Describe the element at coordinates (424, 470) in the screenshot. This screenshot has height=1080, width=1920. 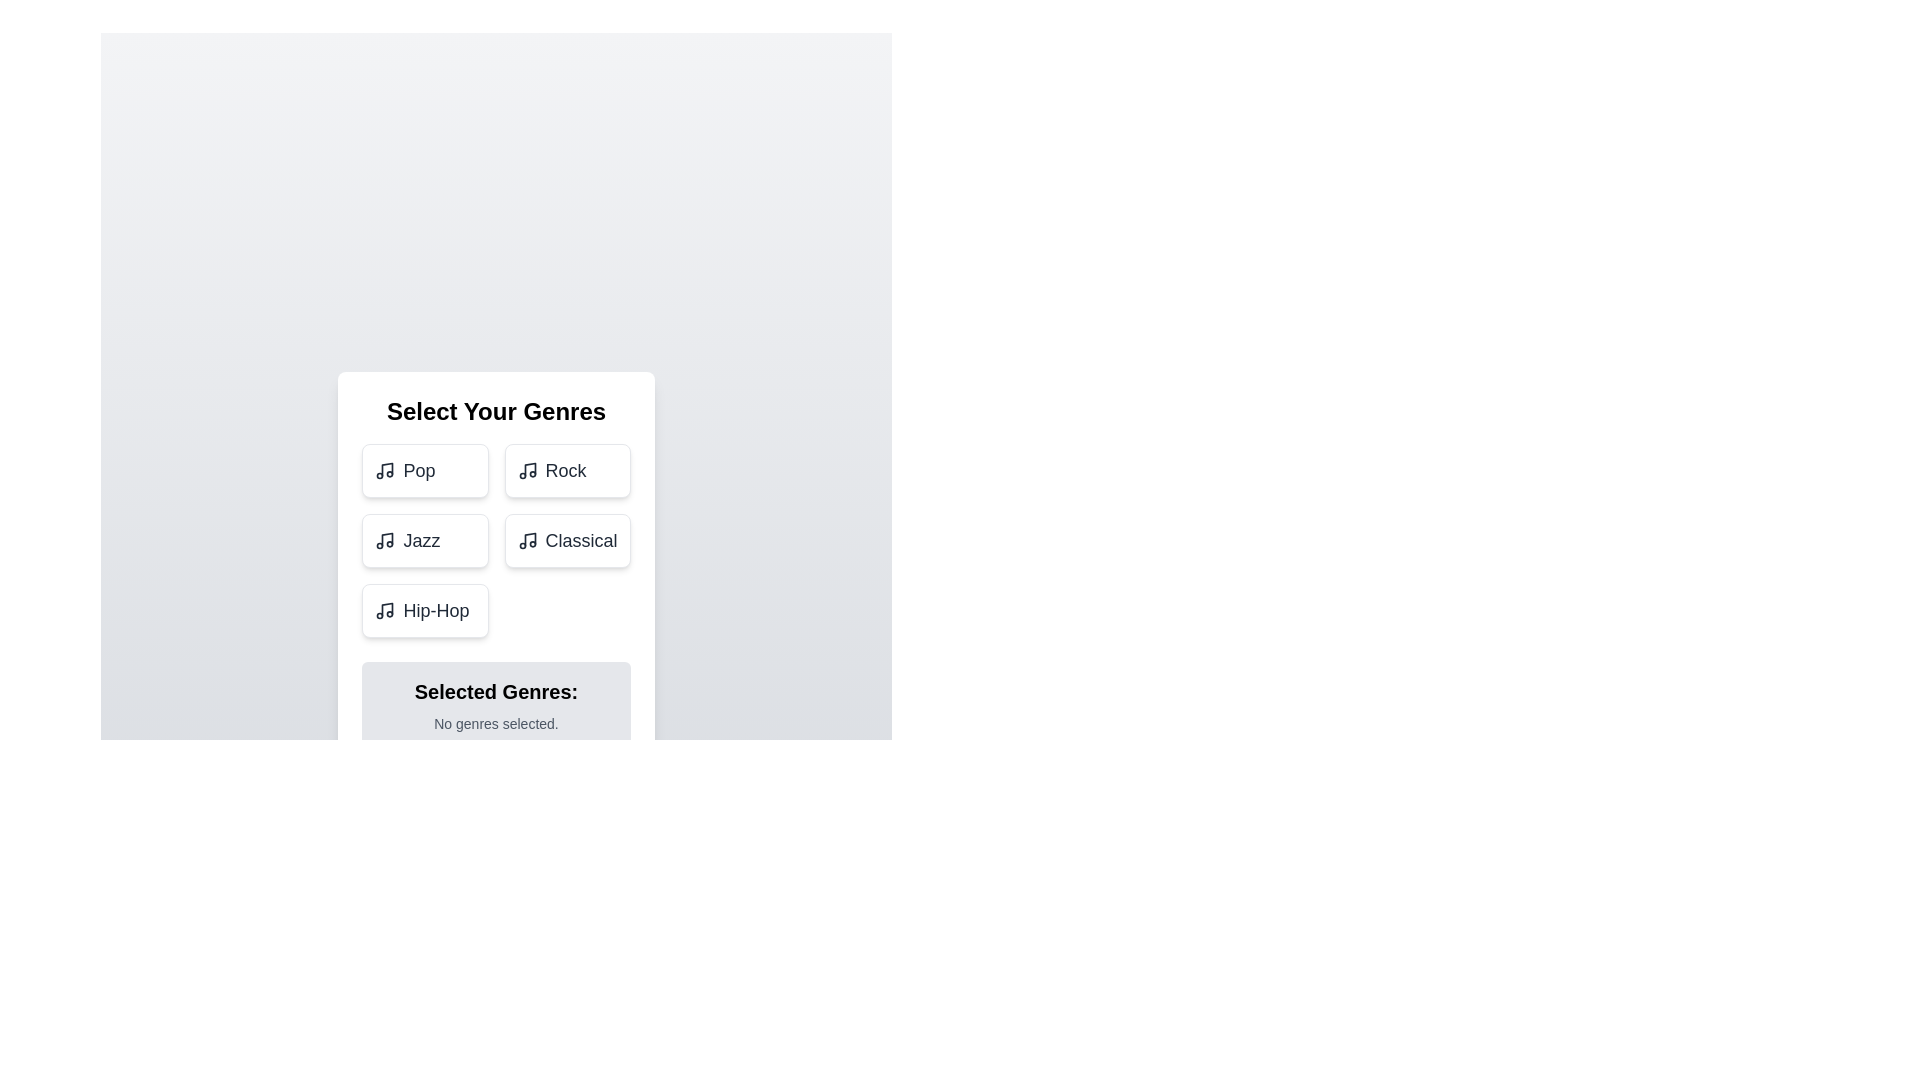
I see `the genre Pop` at that location.